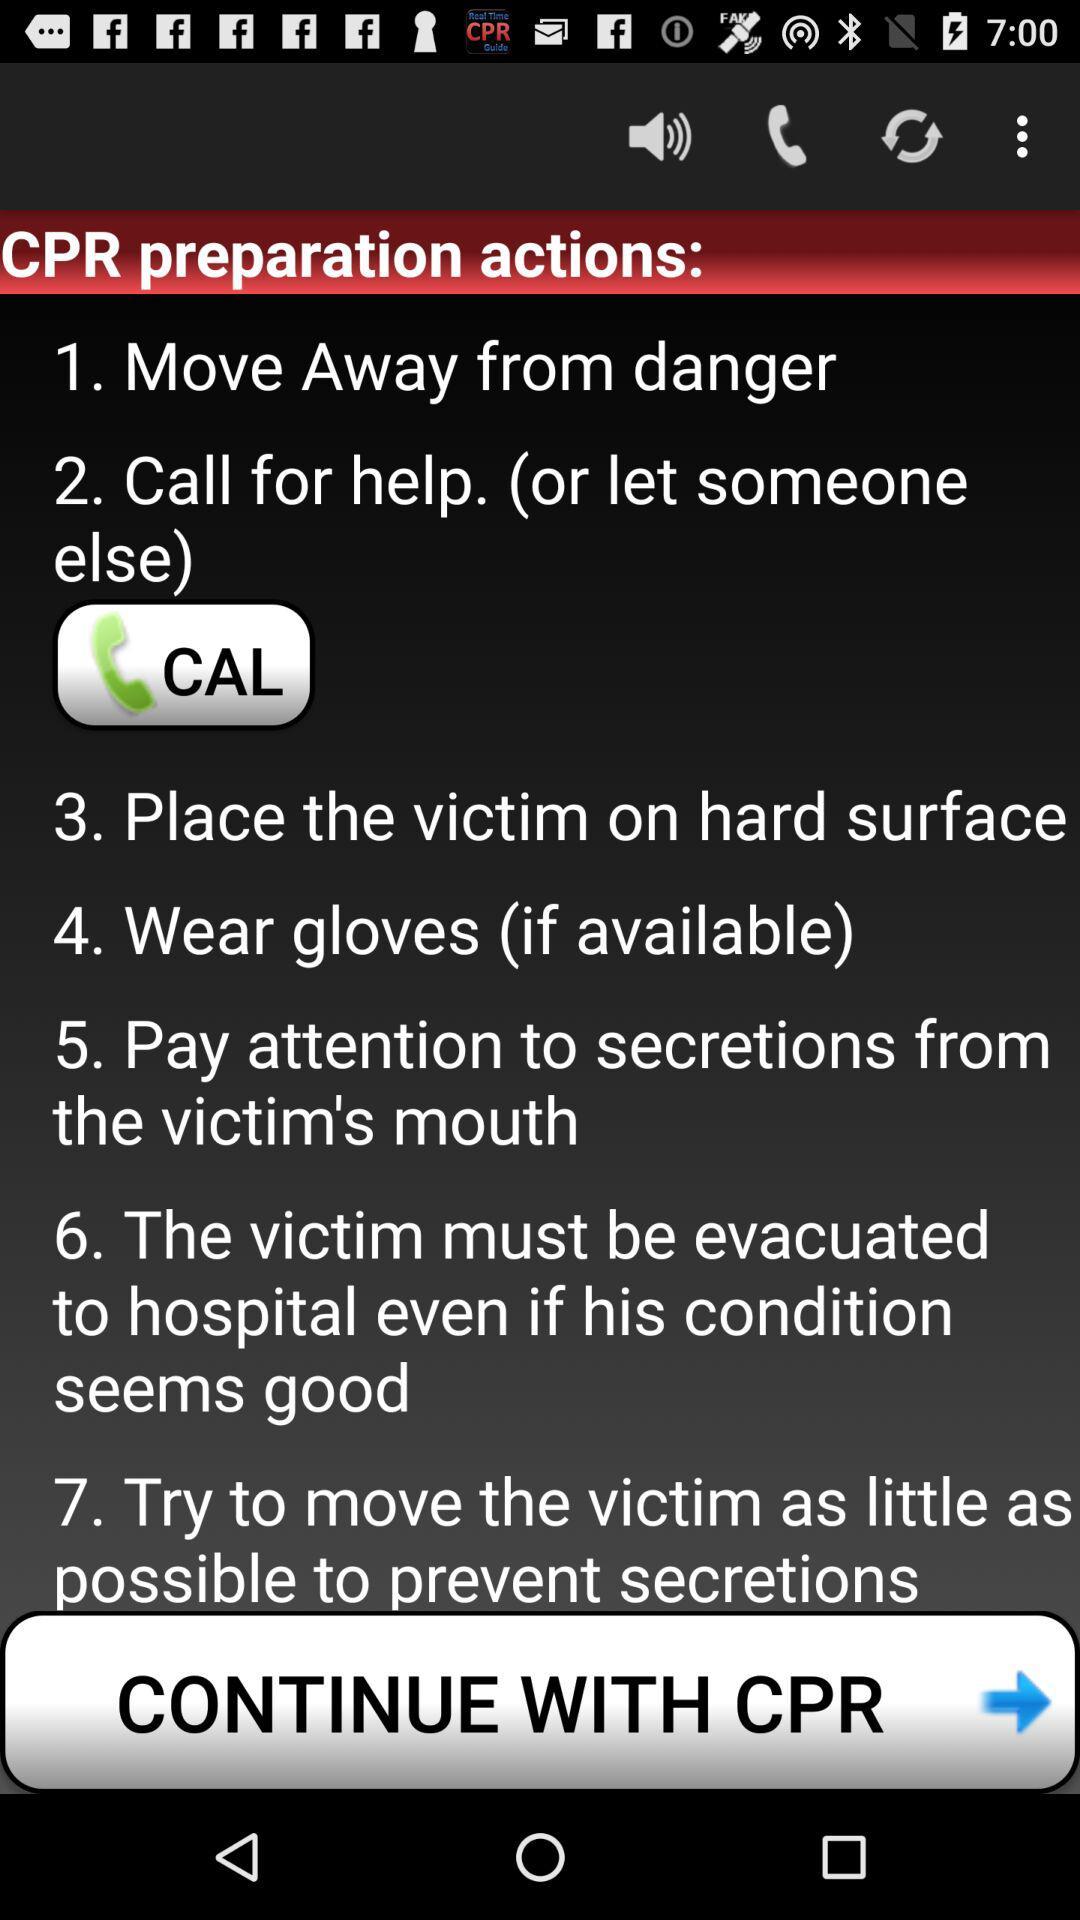  Describe the element at coordinates (540, 1701) in the screenshot. I see `the icon below the 7 try to icon` at that location.